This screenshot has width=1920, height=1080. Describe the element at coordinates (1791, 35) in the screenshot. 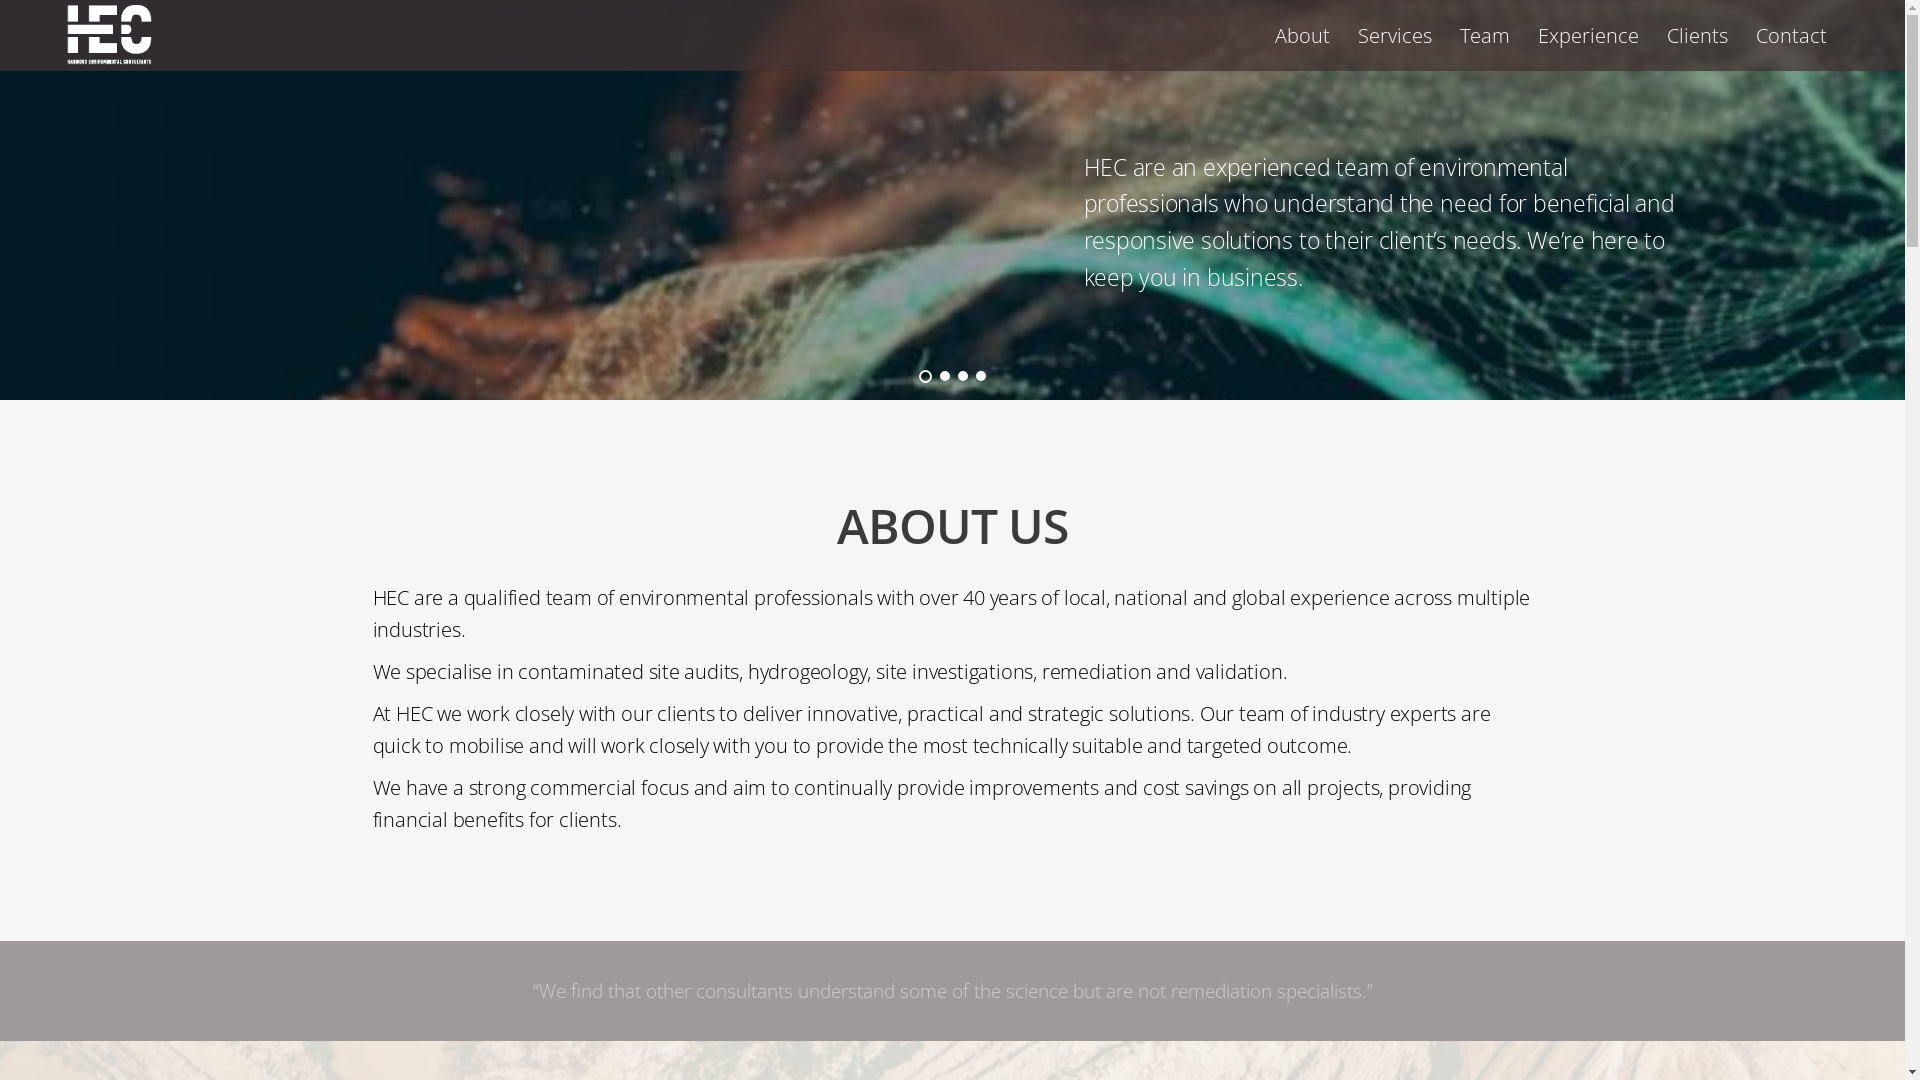

I see `'Contact'` at that location.